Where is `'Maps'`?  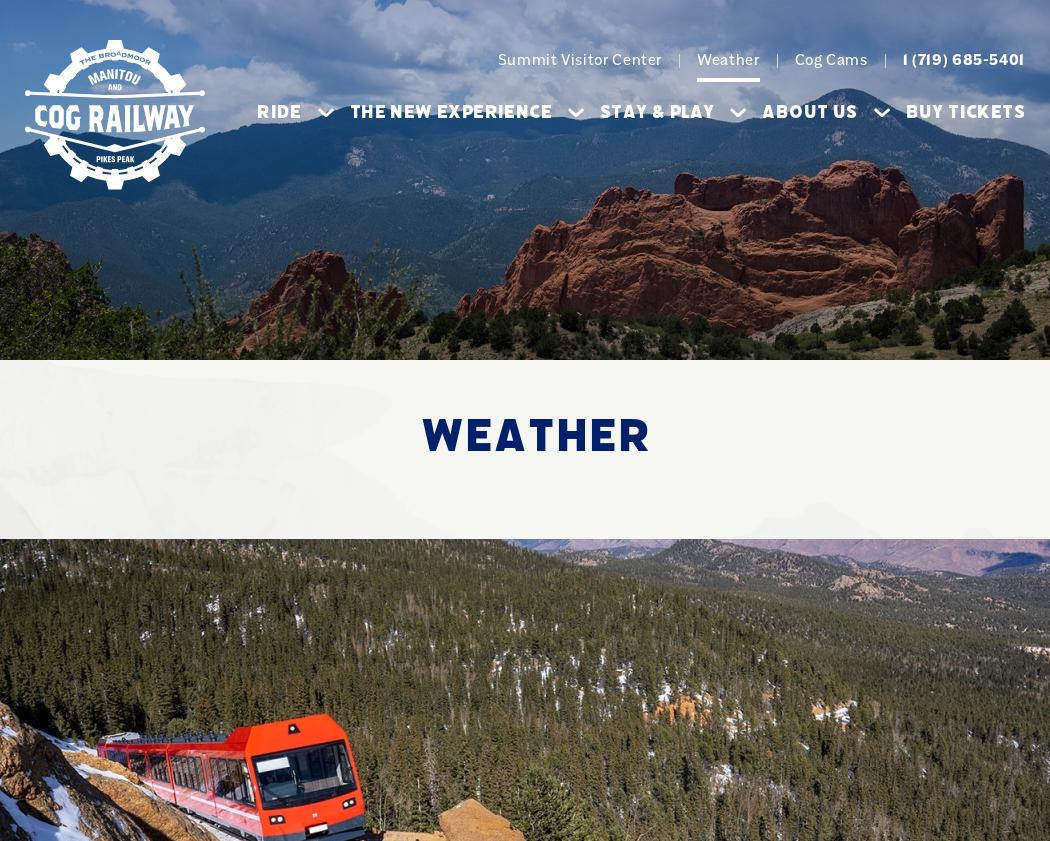
'Maps' is located at coordinates (821, 500).